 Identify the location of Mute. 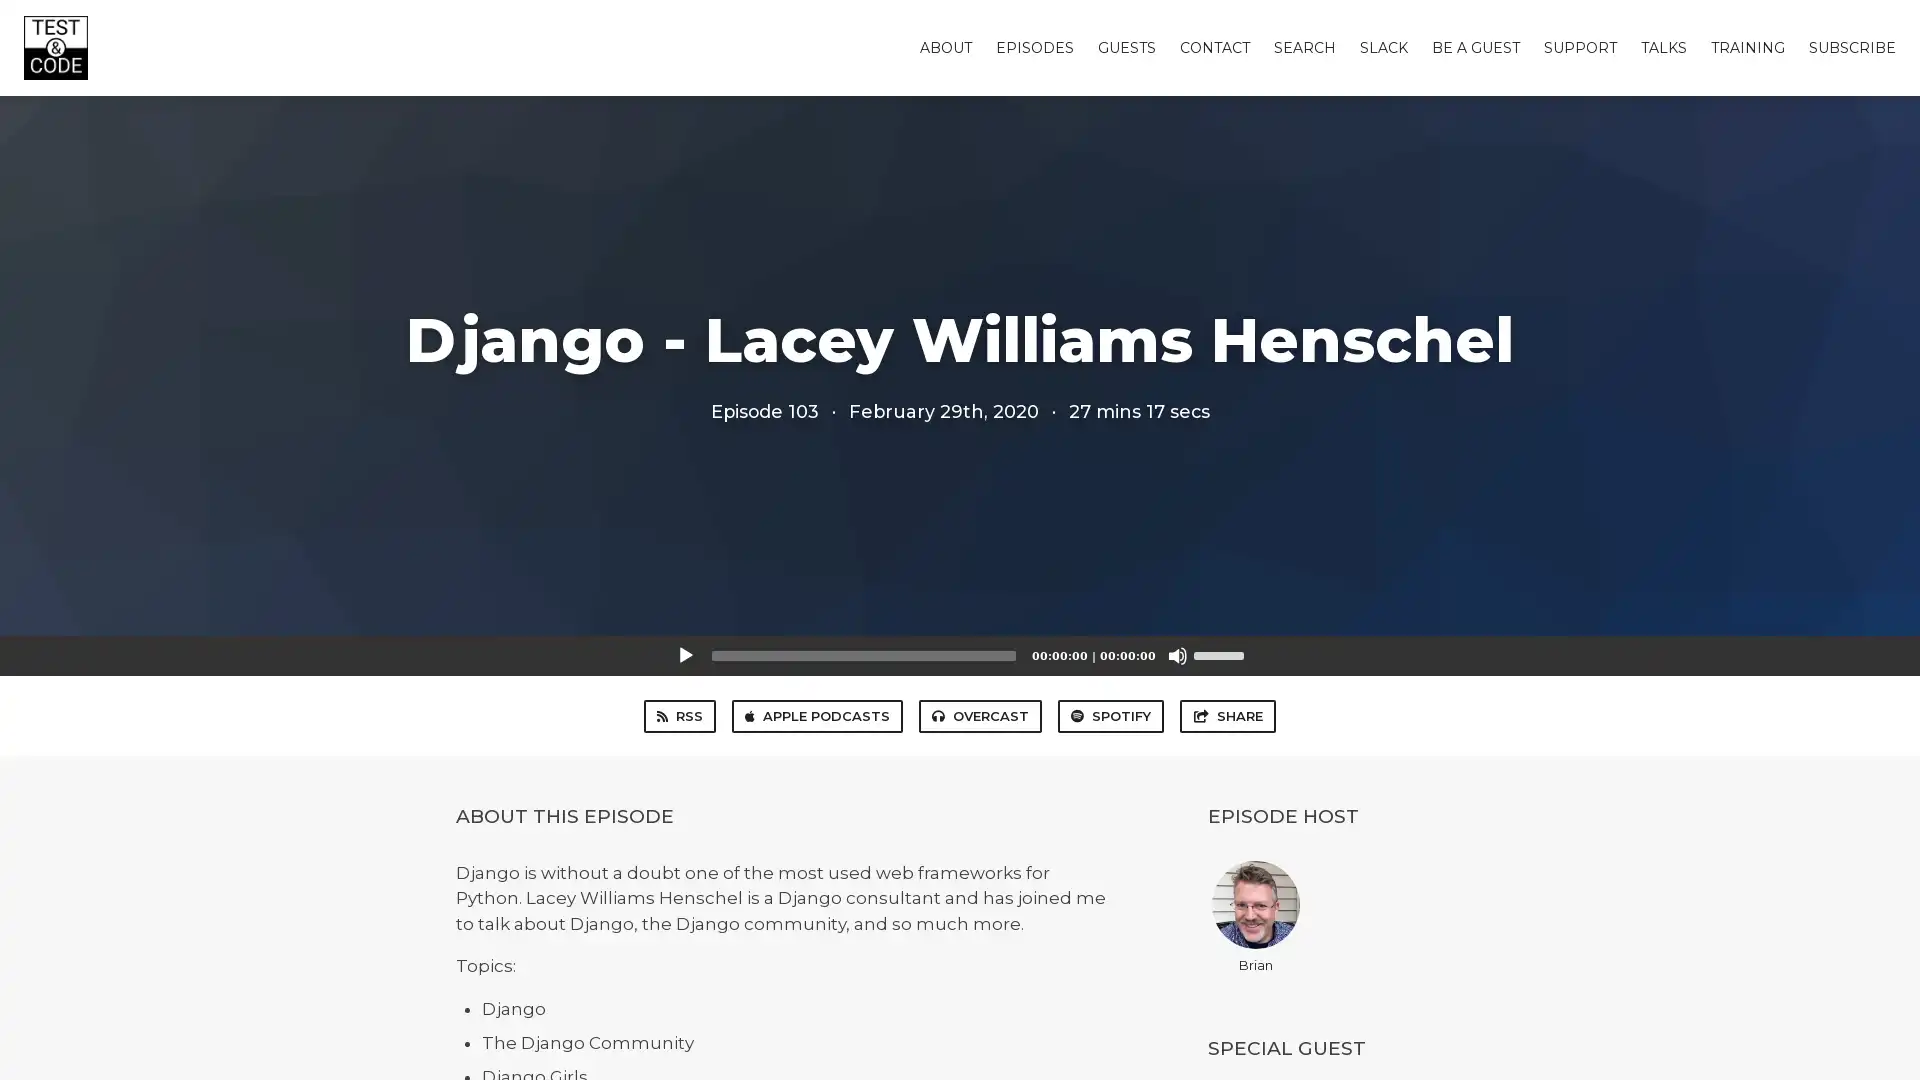
(1177, 655).